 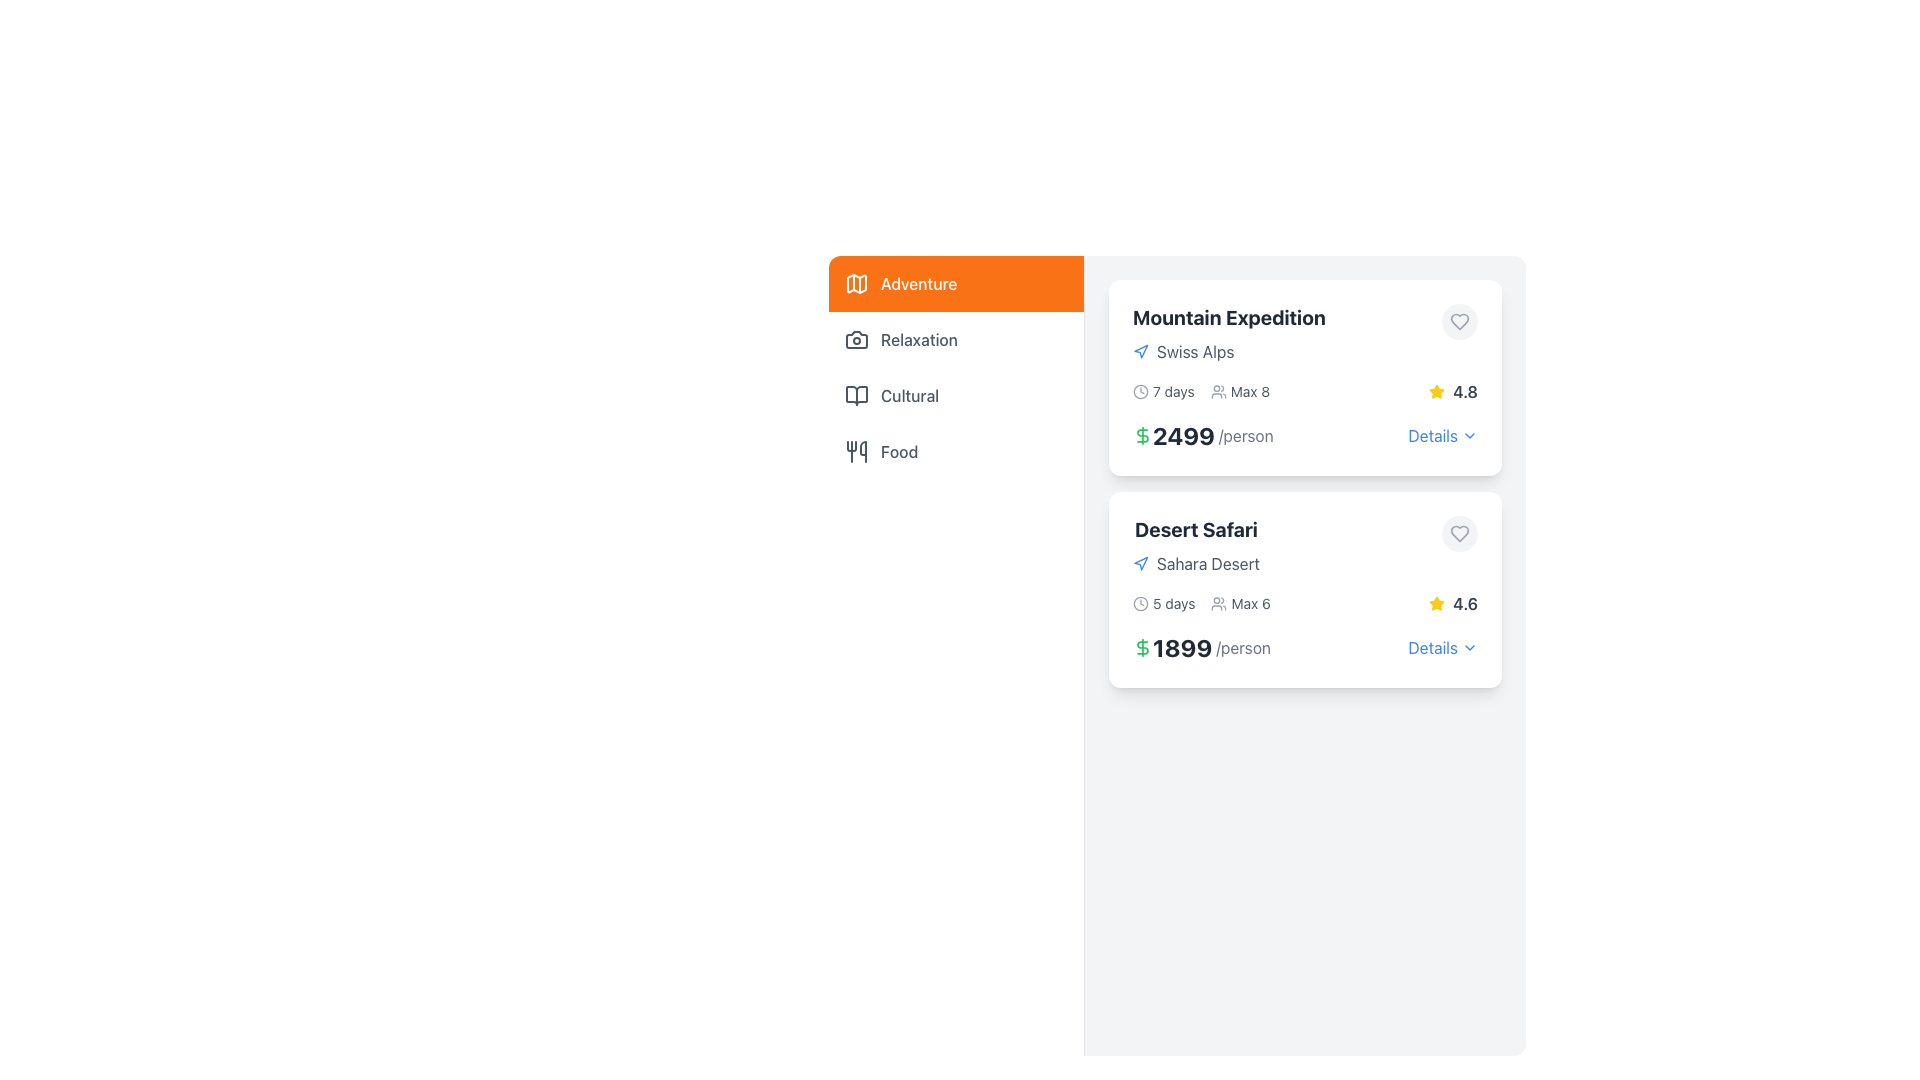 What do you see at coordinates (1305, 603) in the screenshot?
I see `the items within the Informational panel located in the second travel card 'Desert Safari', below the main title and subtitle, aligned horizontally with the rating info on the right` at bounding box center [1305, 603].